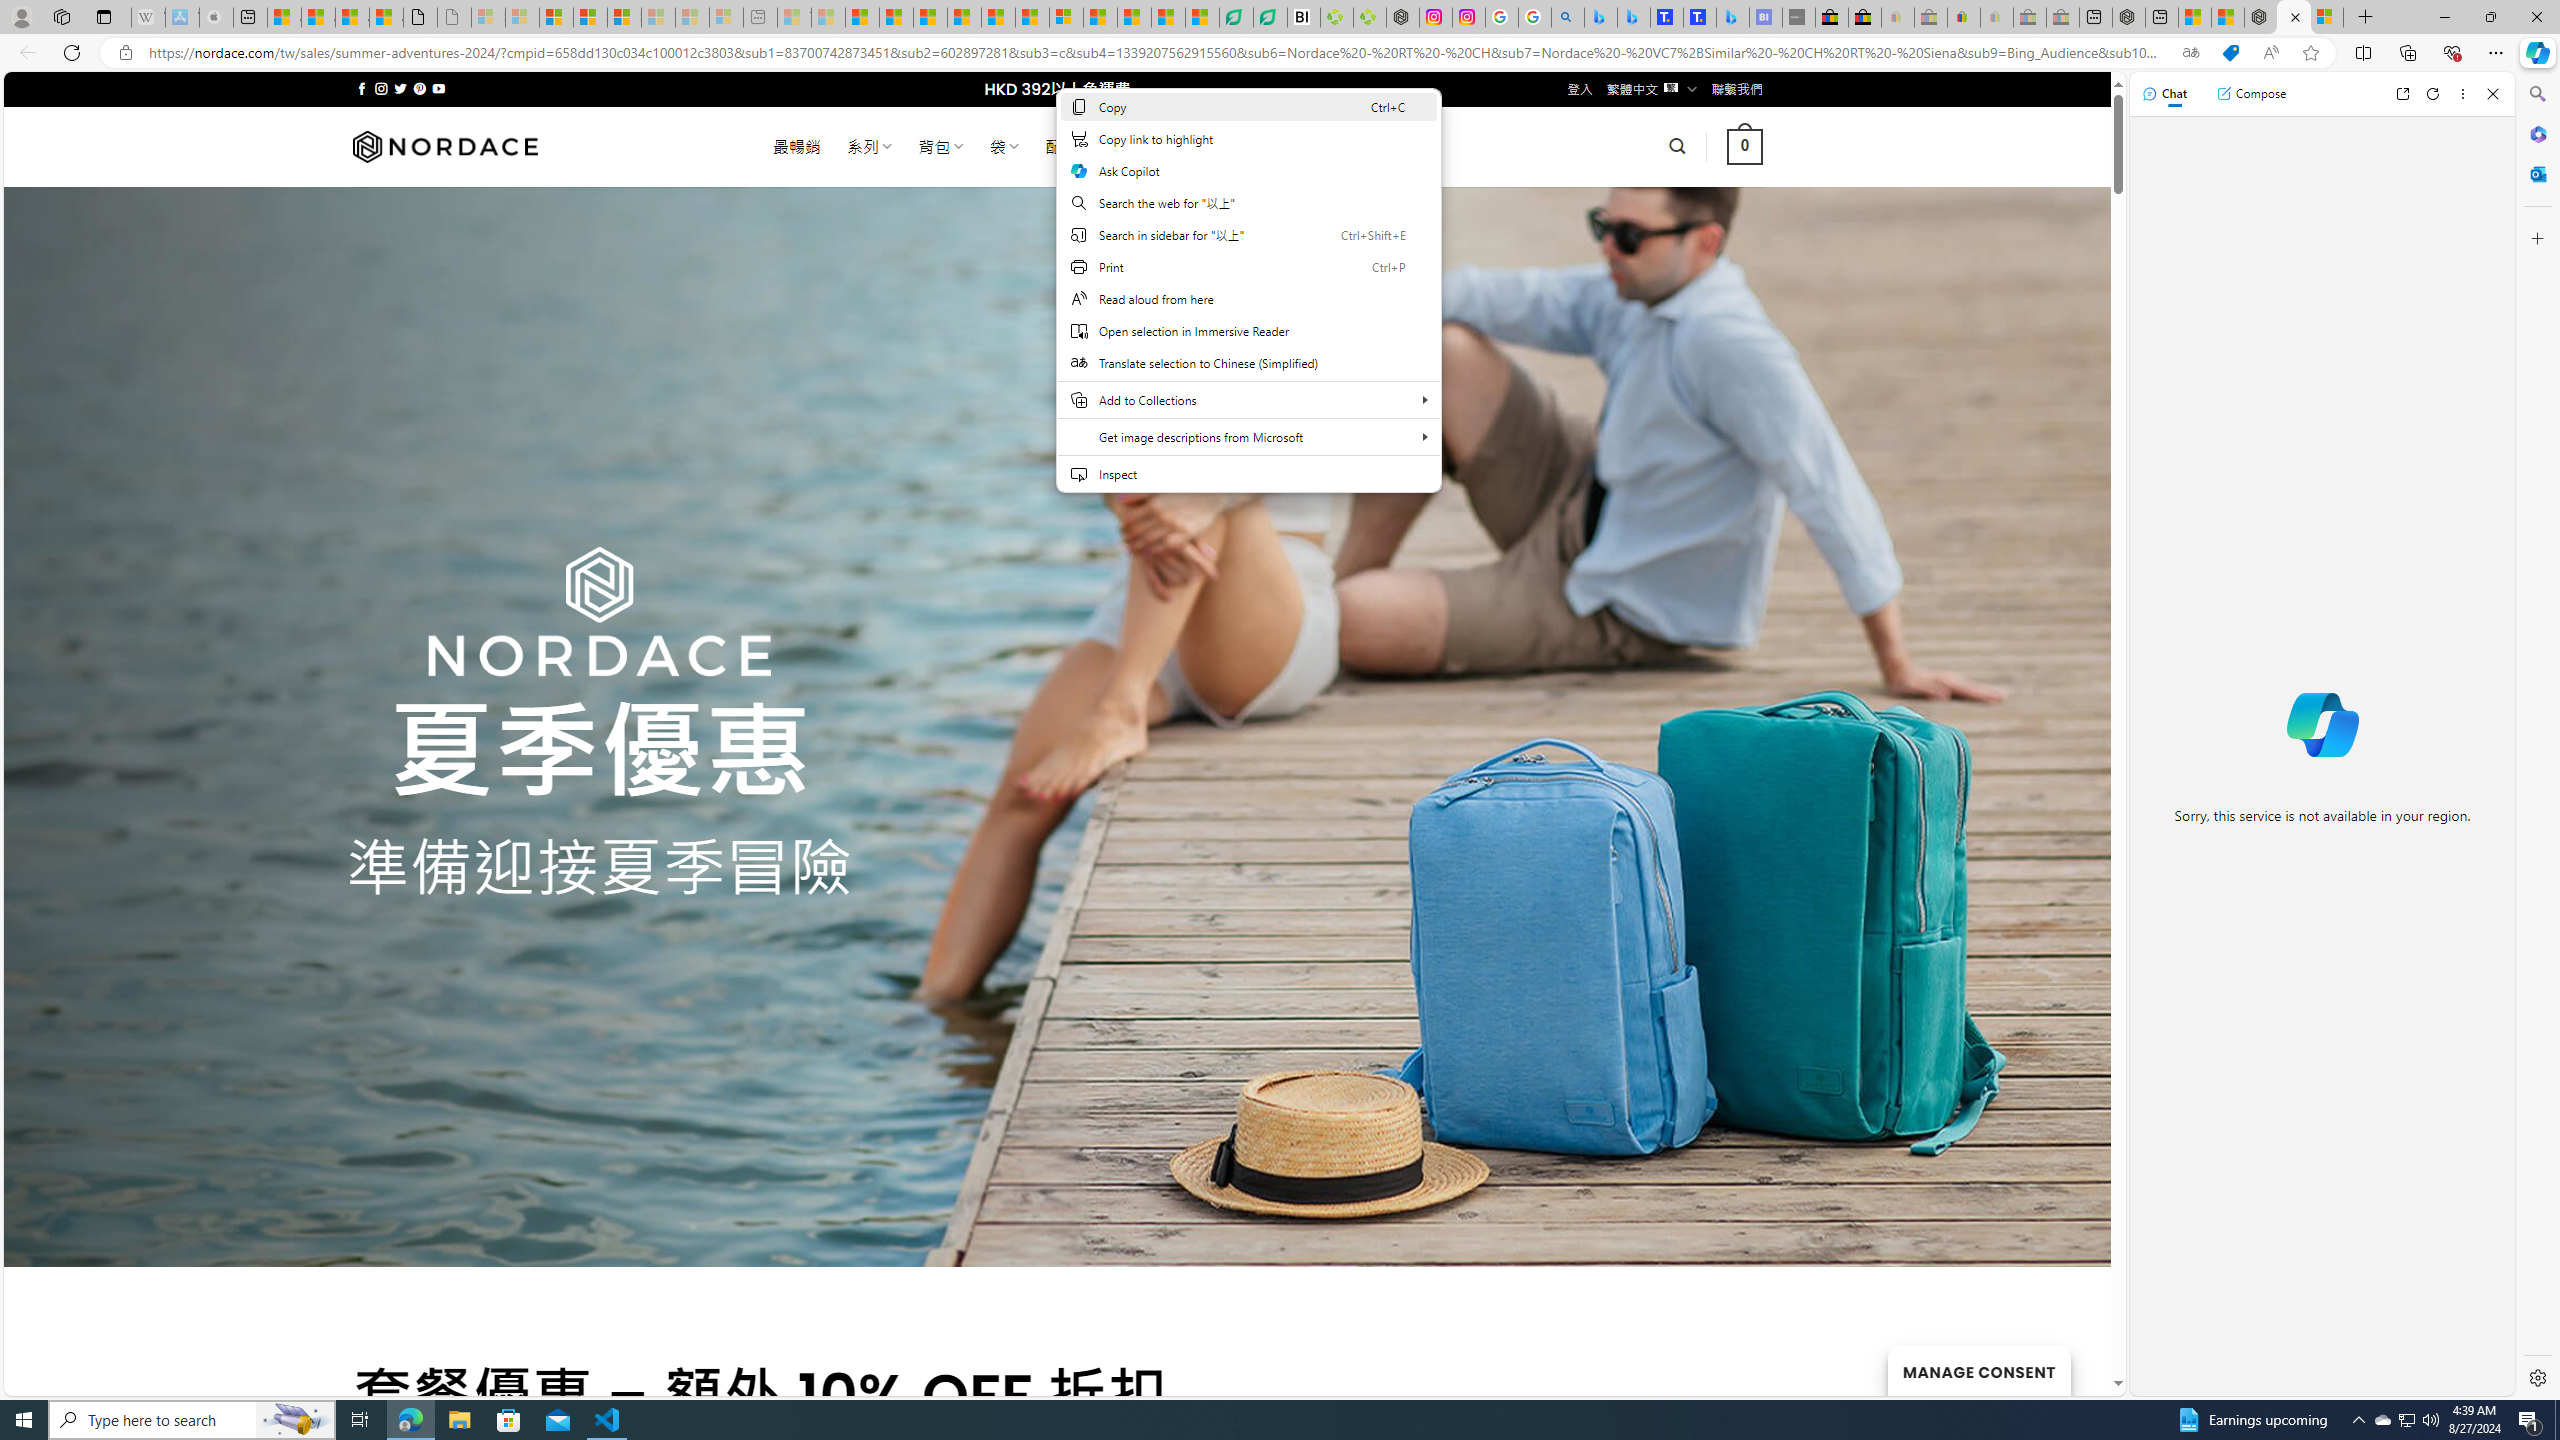  Describe the element at coordinates (362, 88) in the screenshot. I see `'Follow on Facebook'` at that location.